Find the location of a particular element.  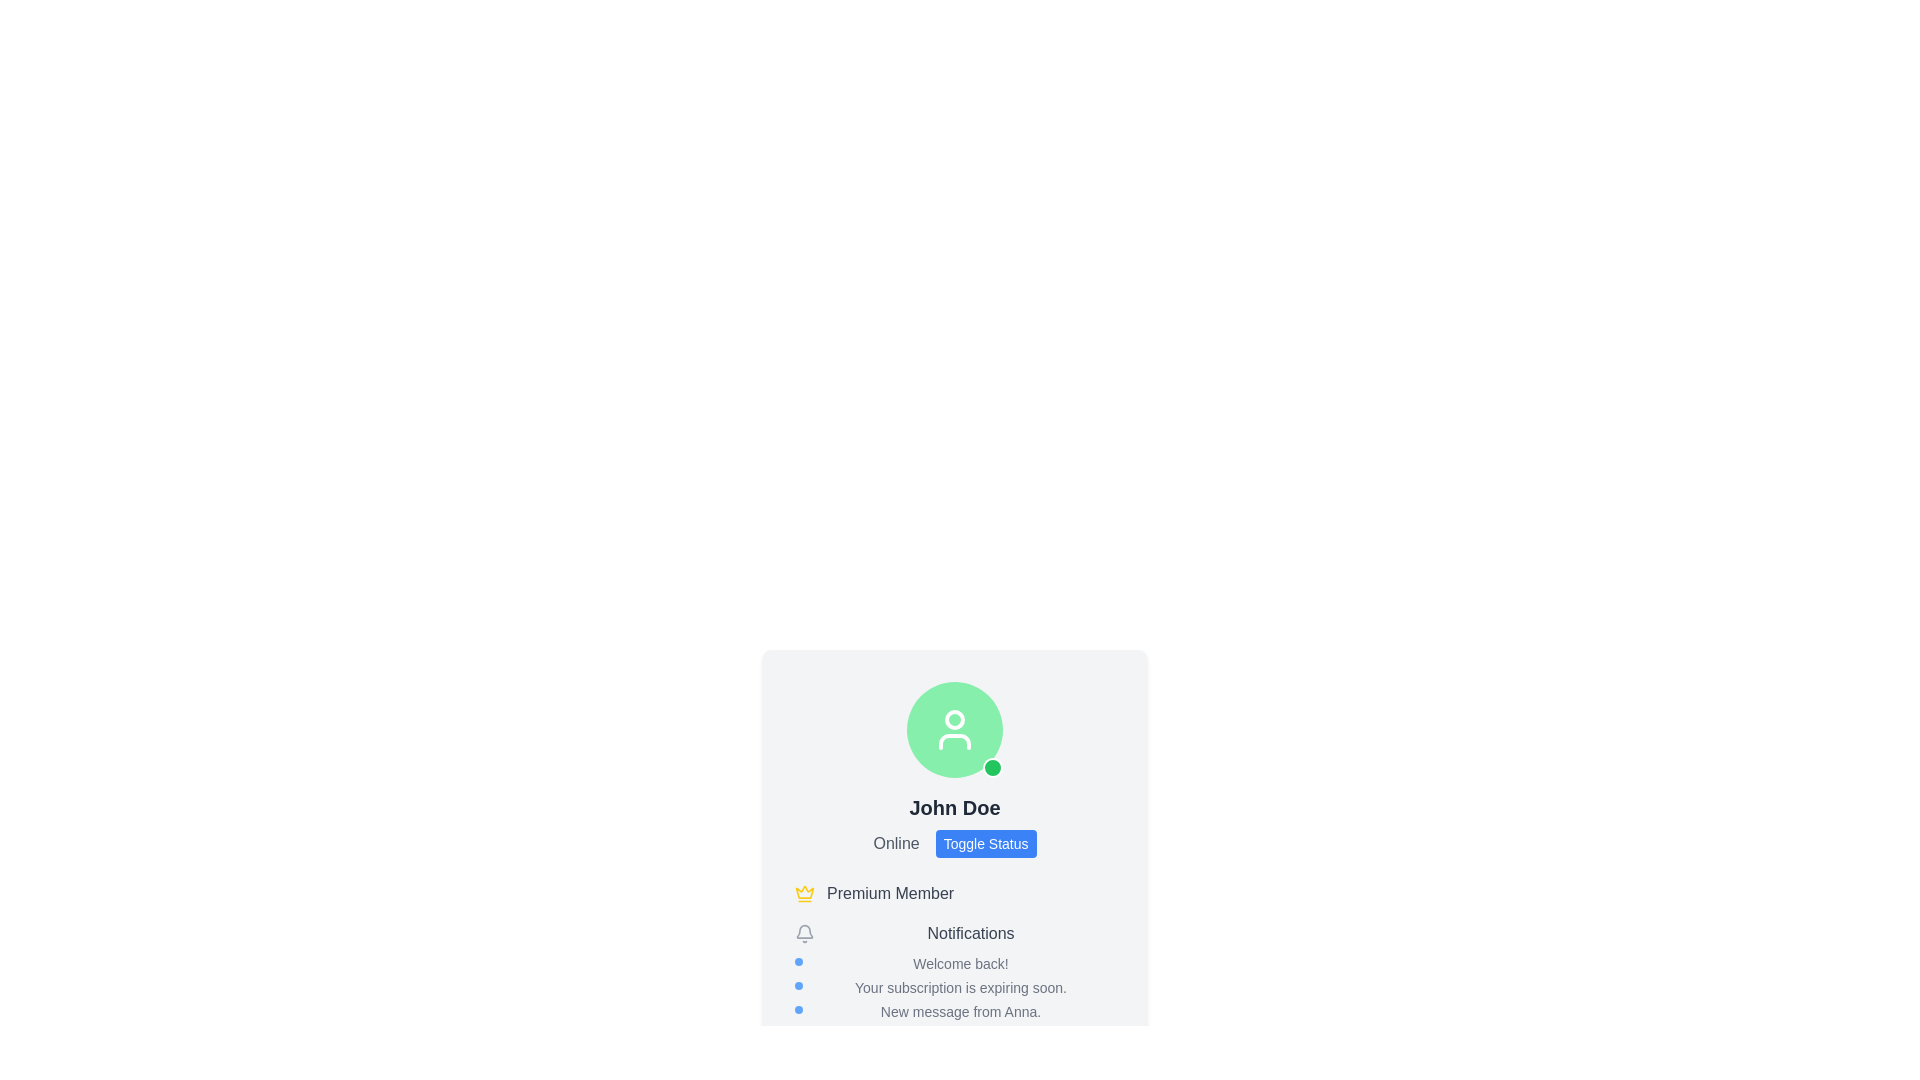

the notification indicating a new message from user Anna is located at coordinates (954, 1011).